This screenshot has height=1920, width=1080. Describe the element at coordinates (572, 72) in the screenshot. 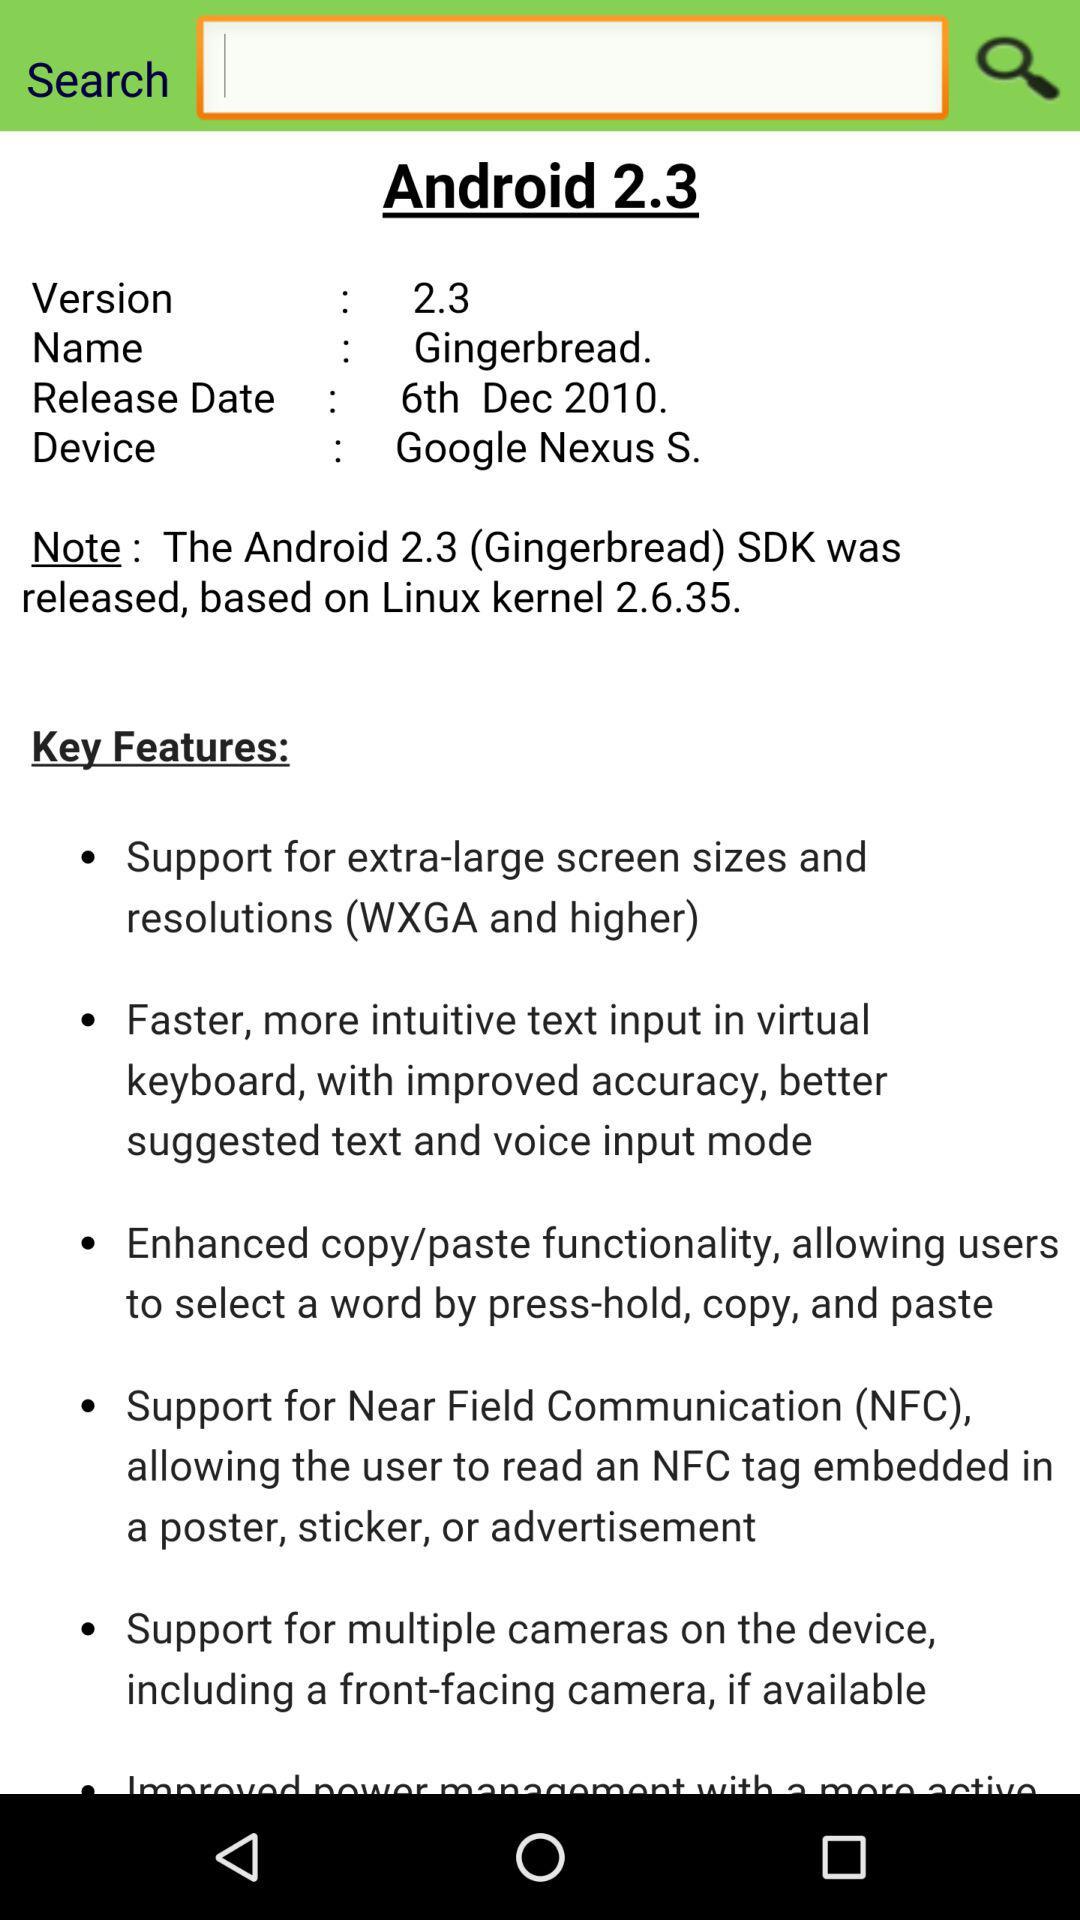

I see `search page` at that location.